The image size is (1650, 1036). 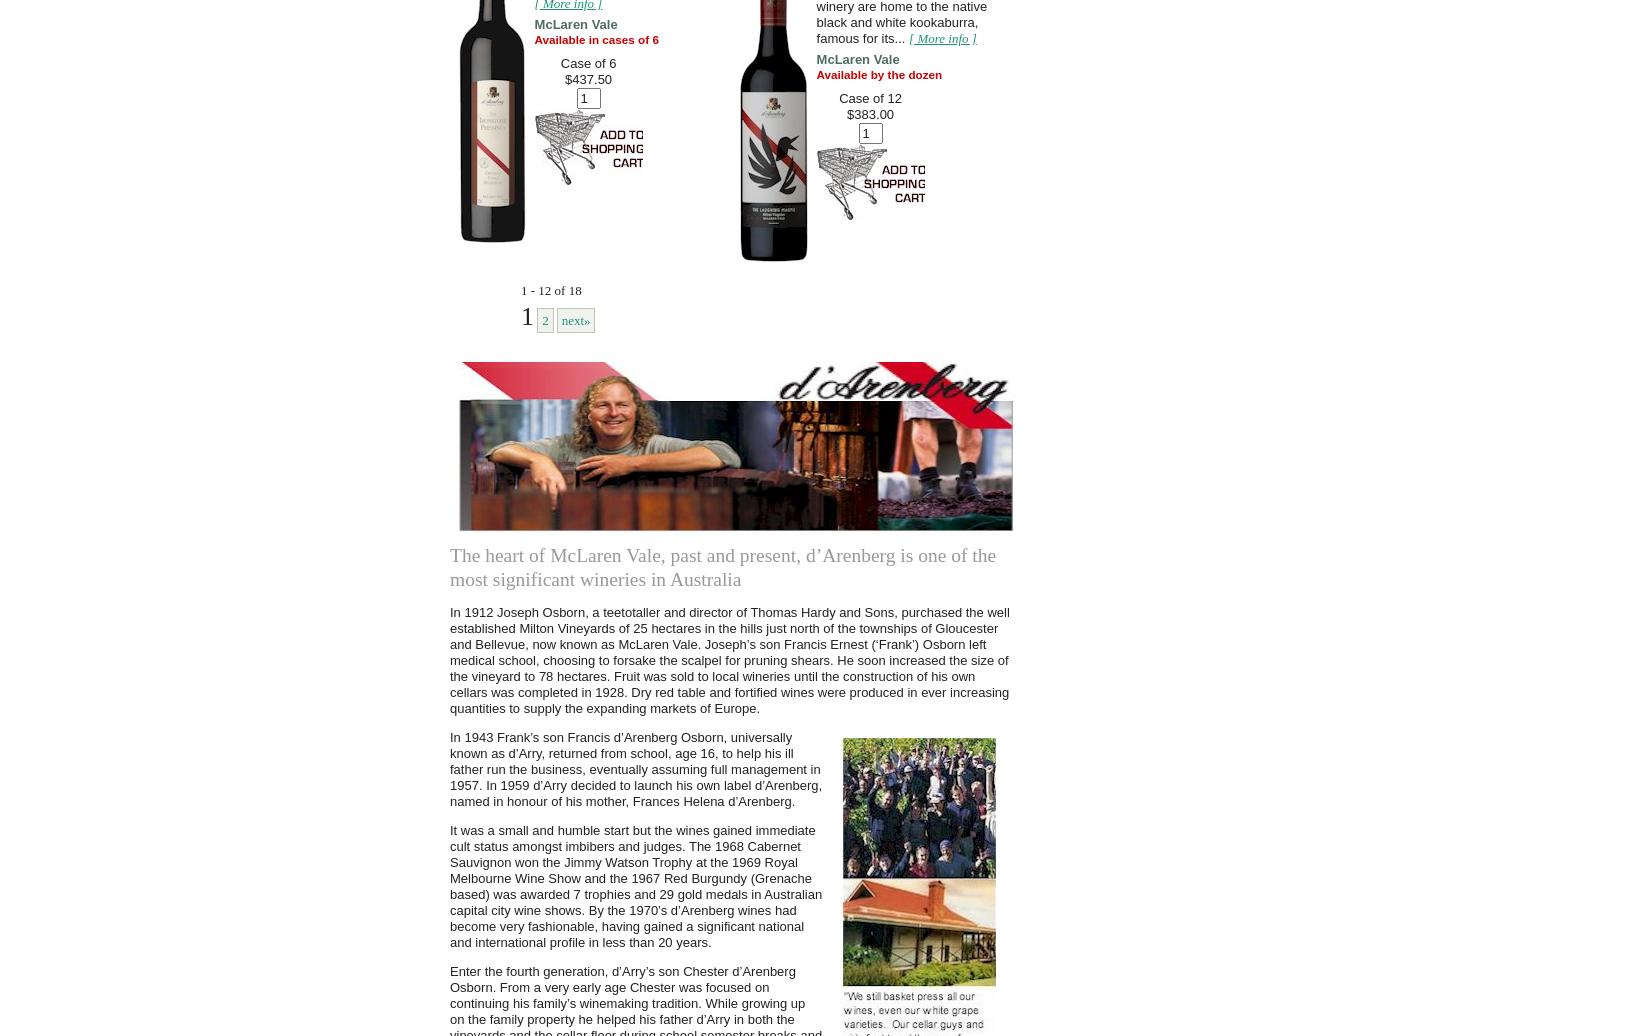 I want to click on 'Available by the dozen', so click(x=878, y=74).